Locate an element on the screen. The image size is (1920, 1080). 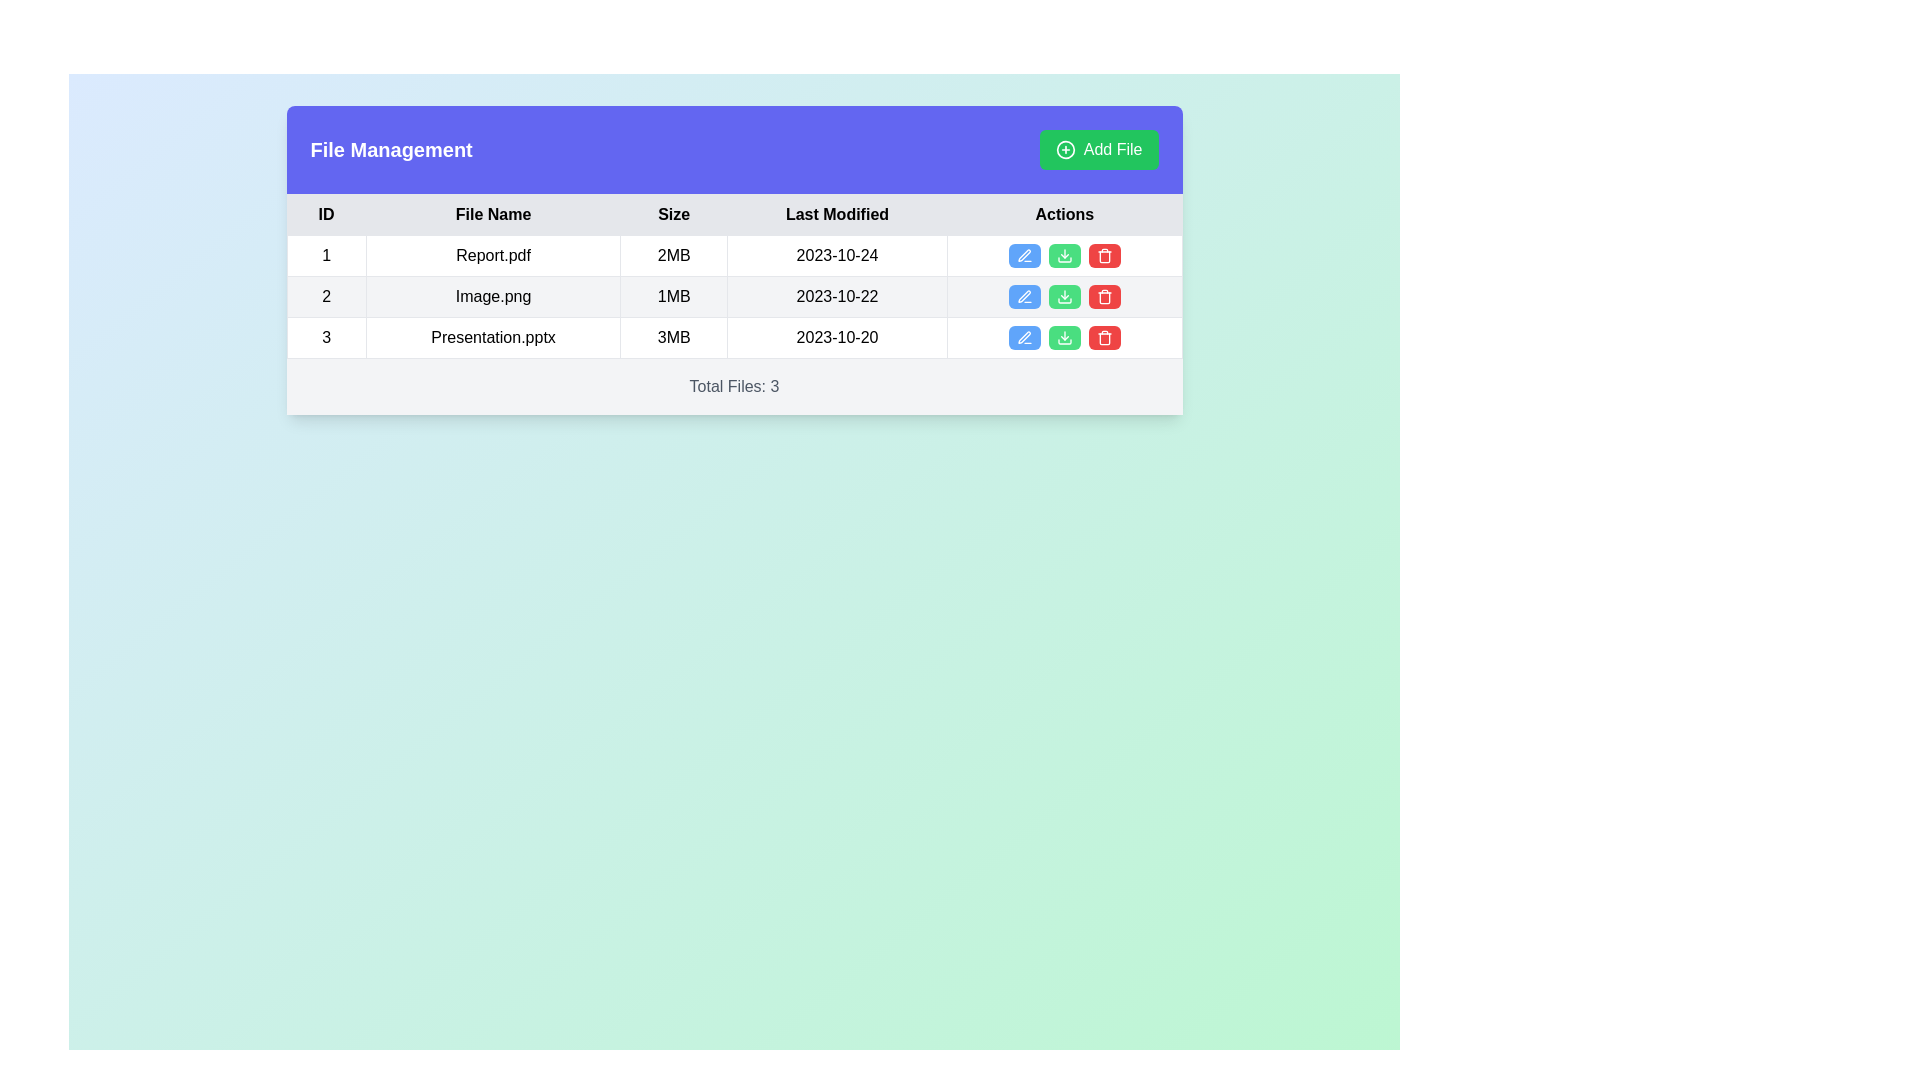
the 'Edit' icon button located in the rightmost column of the 'Actions' section within the third row of the 'File Management' table is located at coordinates (1024, 337).